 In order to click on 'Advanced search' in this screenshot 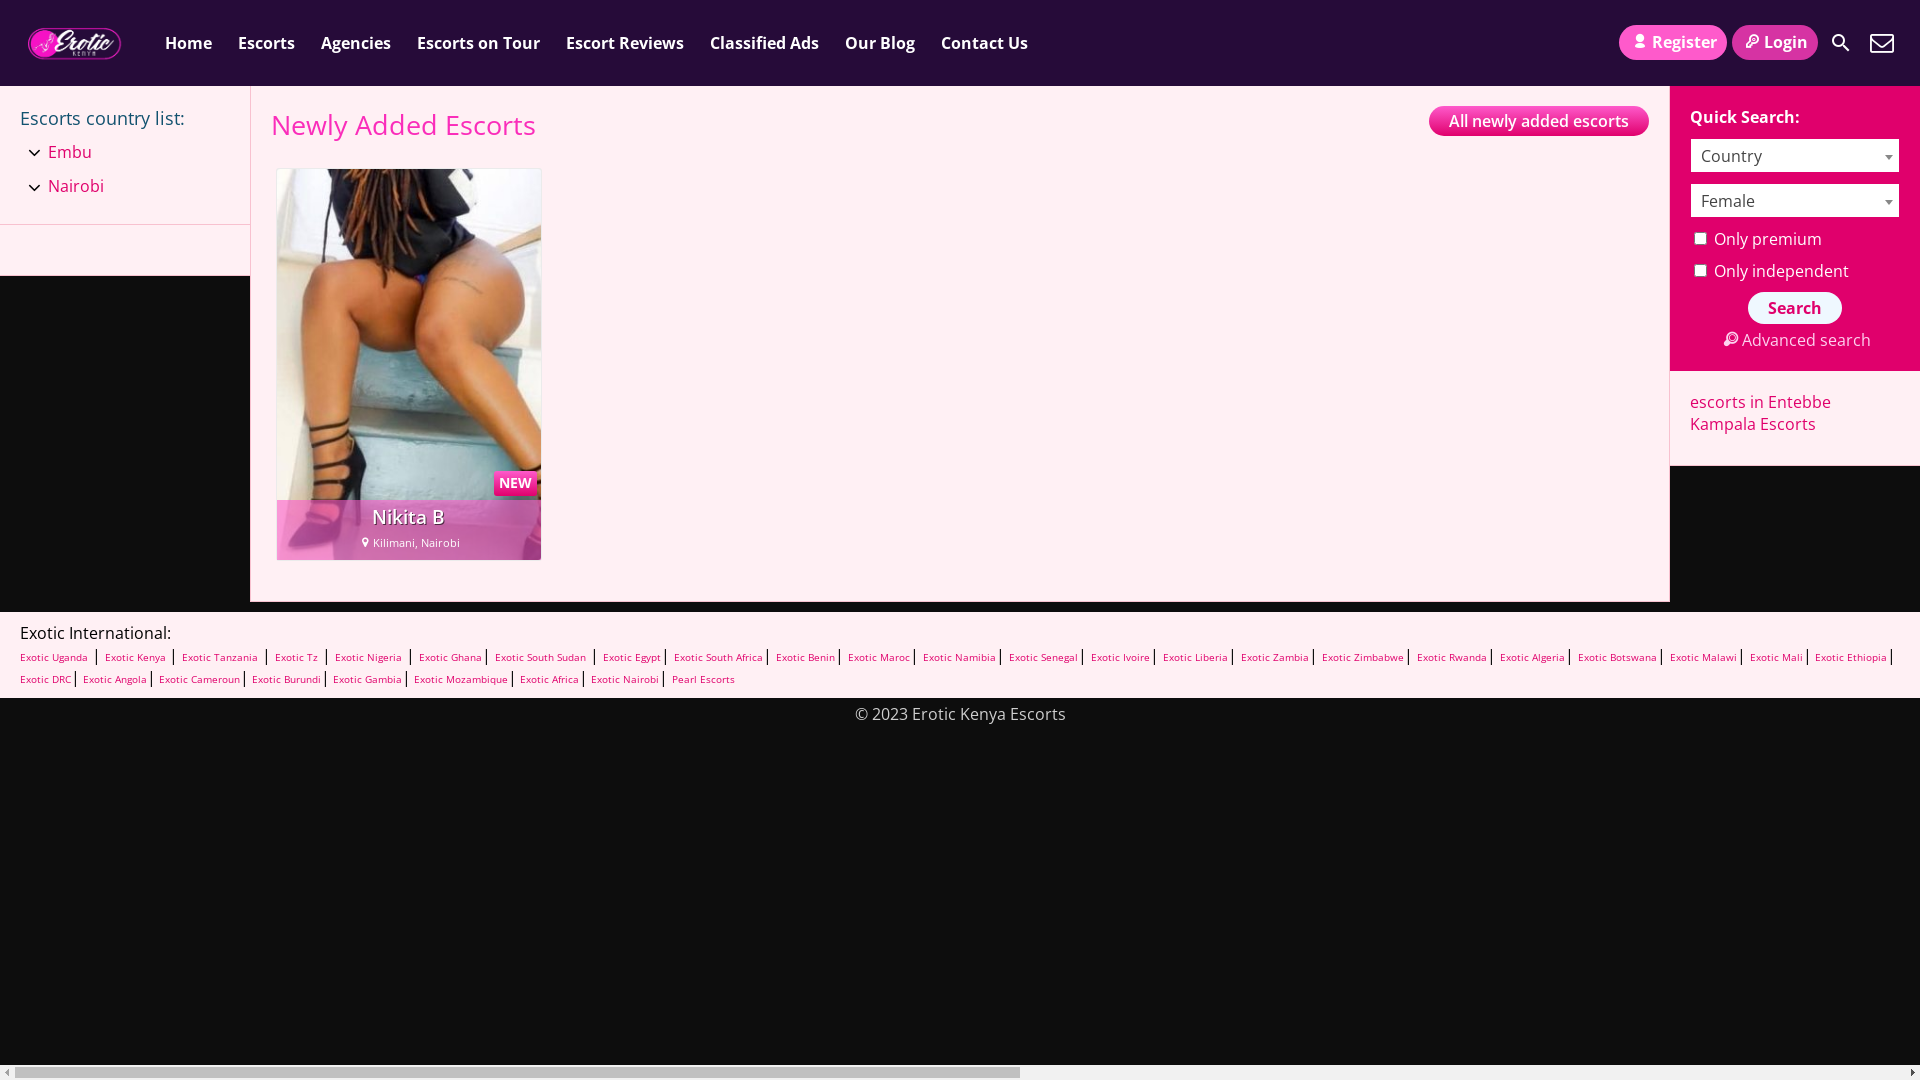, I will do `click(1794, 338)`.